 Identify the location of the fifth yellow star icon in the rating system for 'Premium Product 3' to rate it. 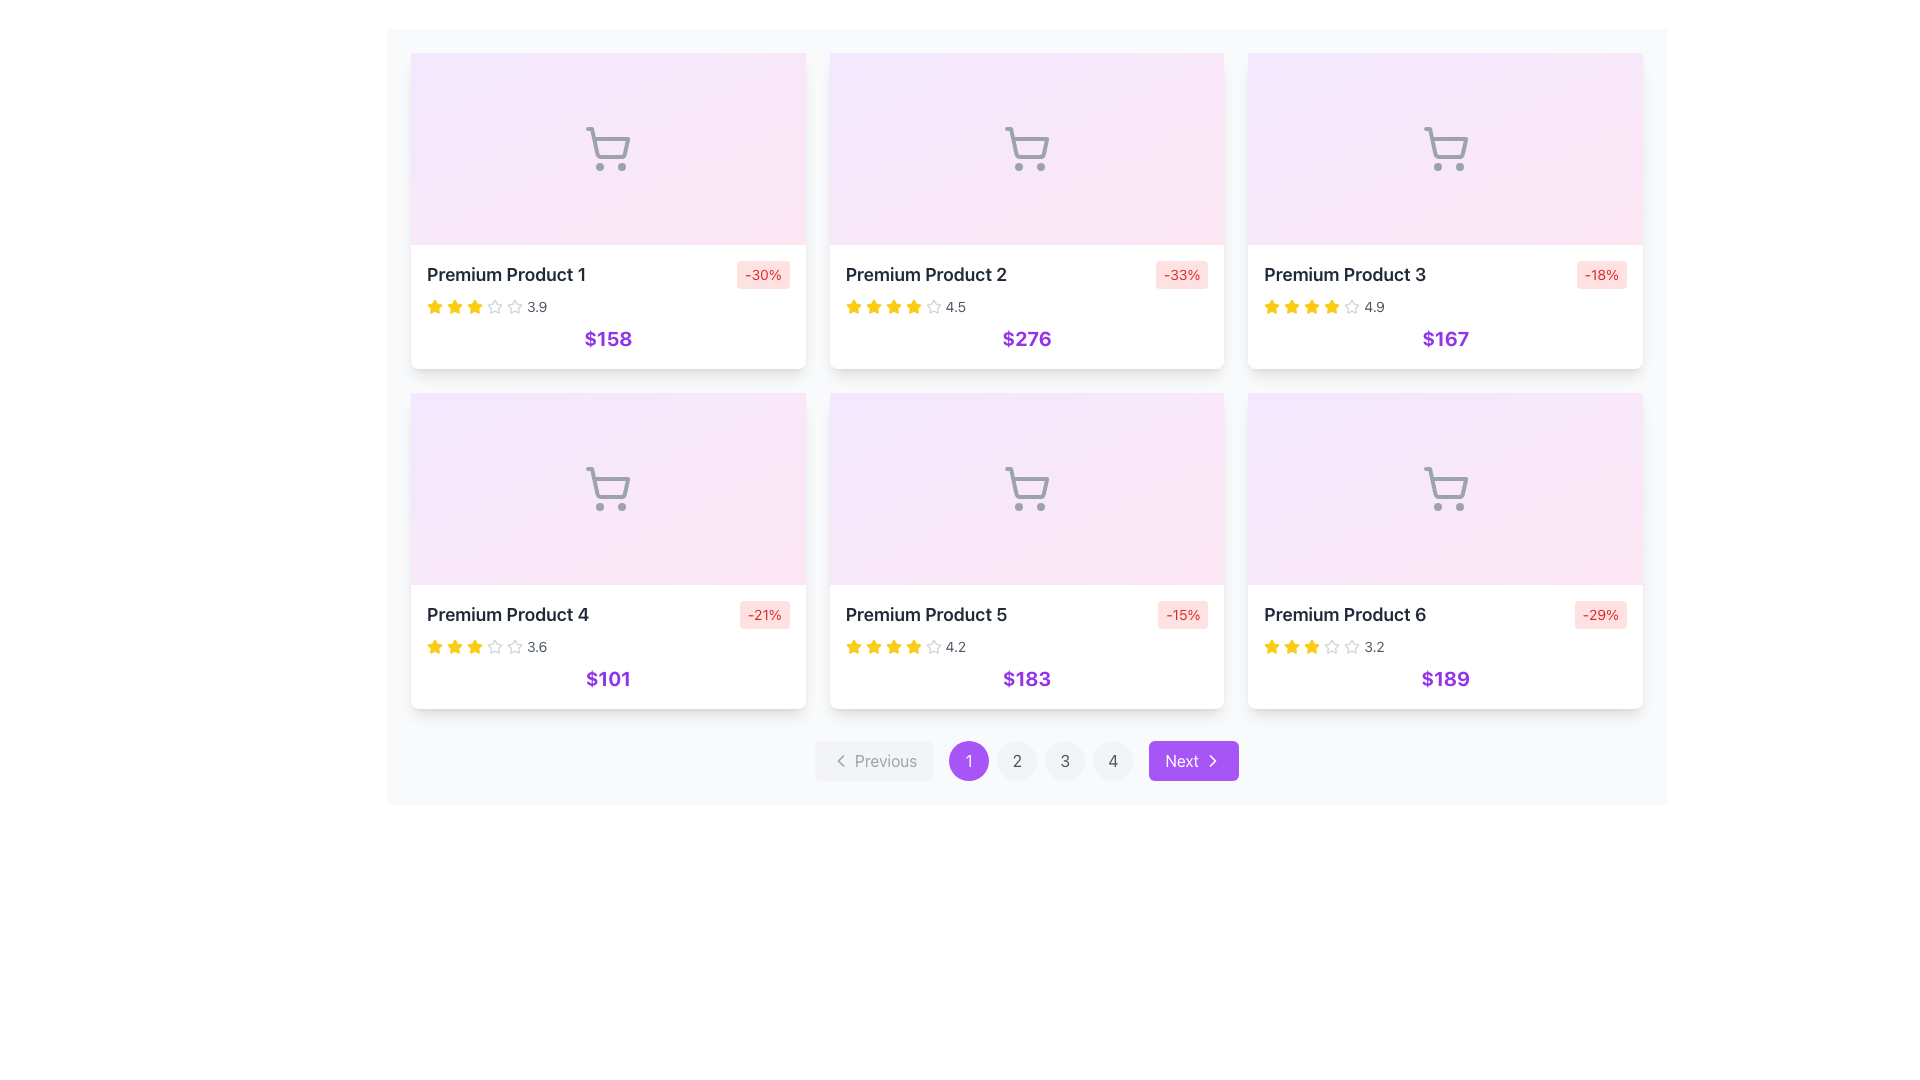
(1271, 306).